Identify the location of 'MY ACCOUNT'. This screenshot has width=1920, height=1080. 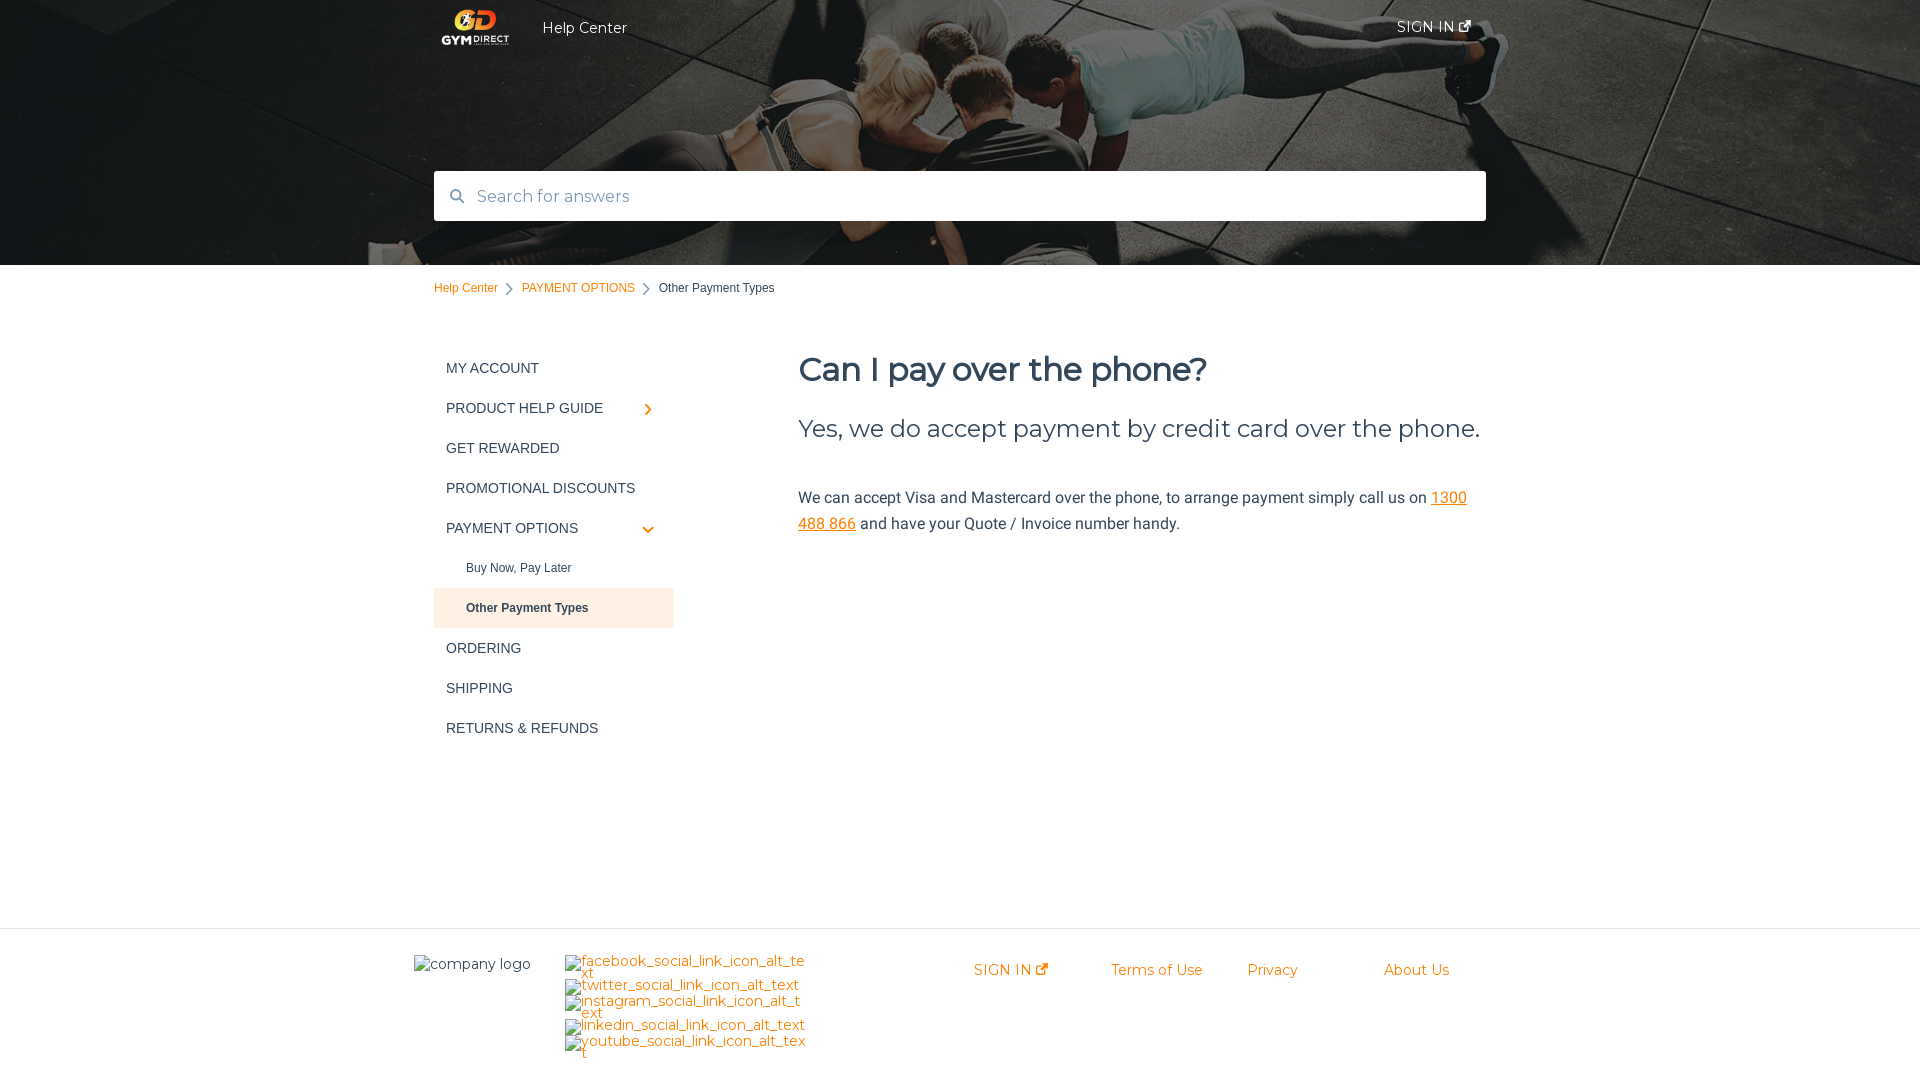
(553, 367).